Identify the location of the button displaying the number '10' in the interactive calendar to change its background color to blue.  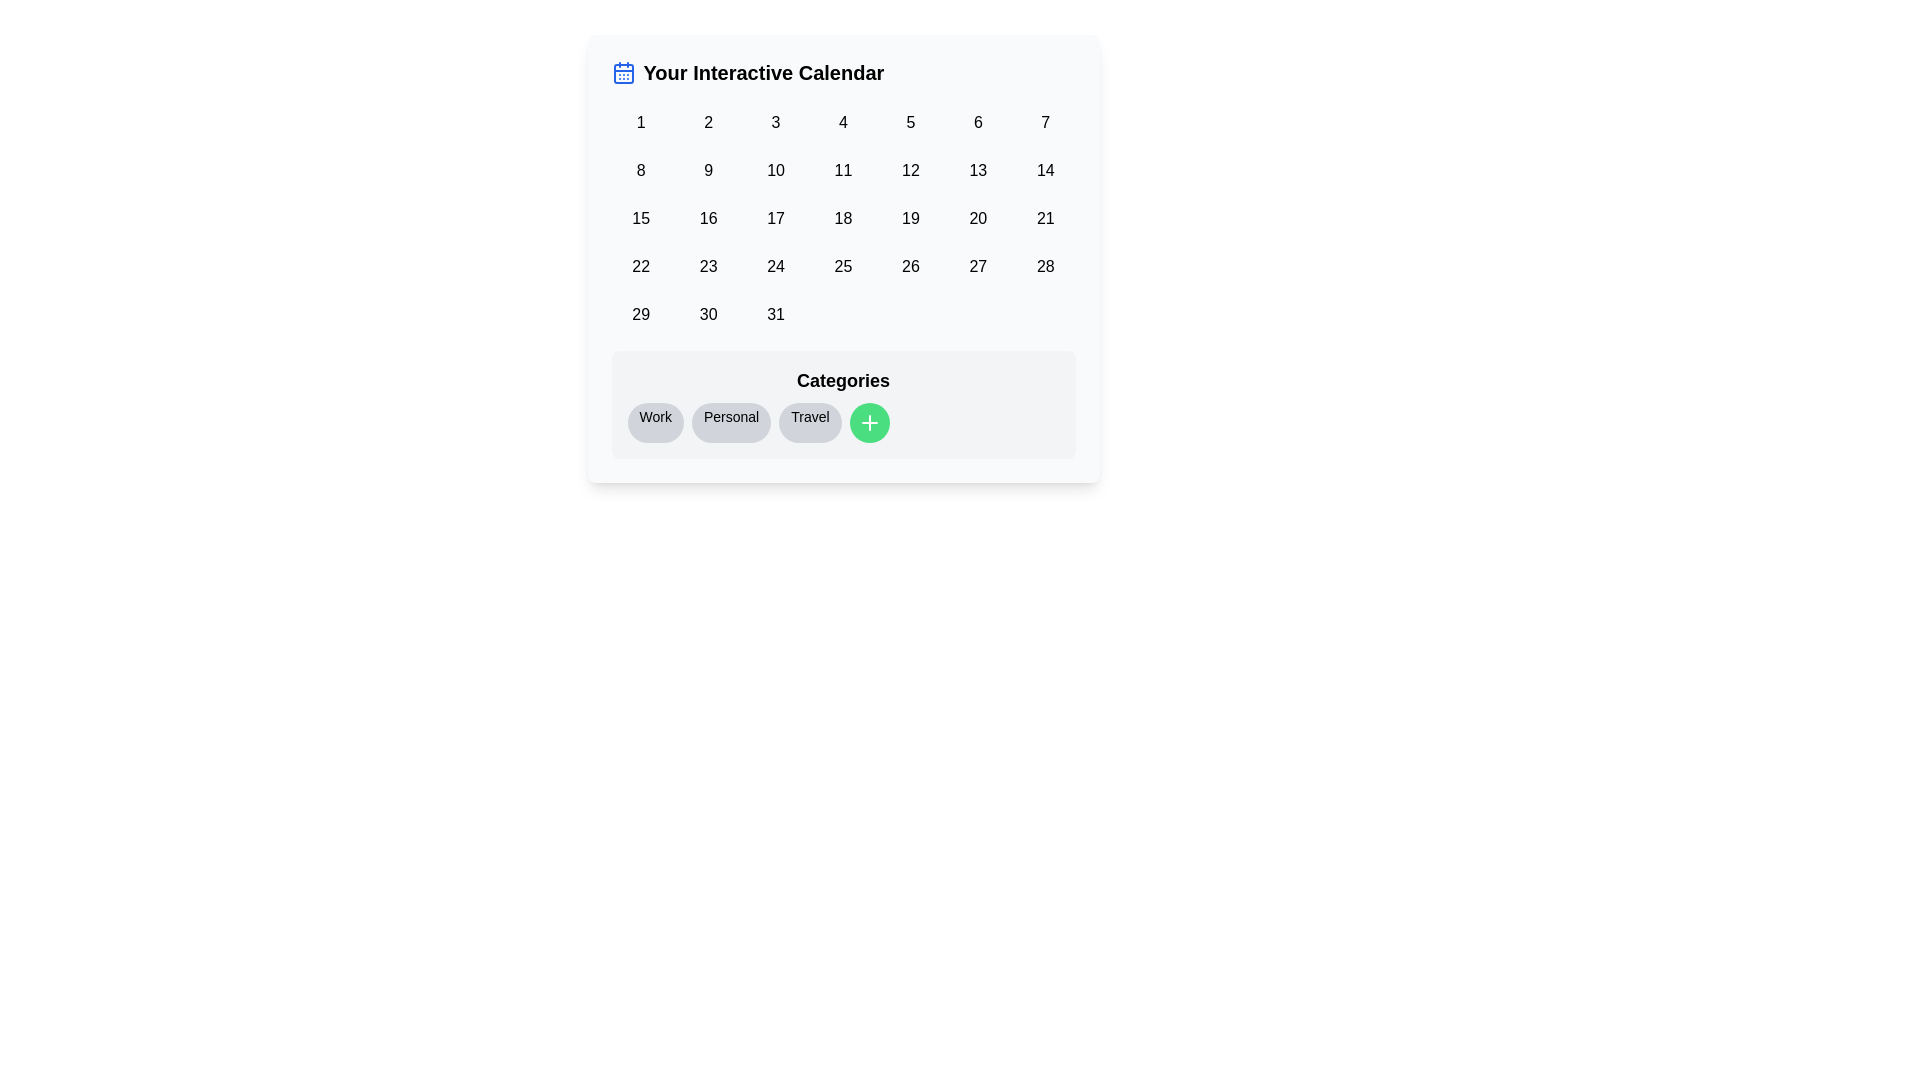
(775, 169).